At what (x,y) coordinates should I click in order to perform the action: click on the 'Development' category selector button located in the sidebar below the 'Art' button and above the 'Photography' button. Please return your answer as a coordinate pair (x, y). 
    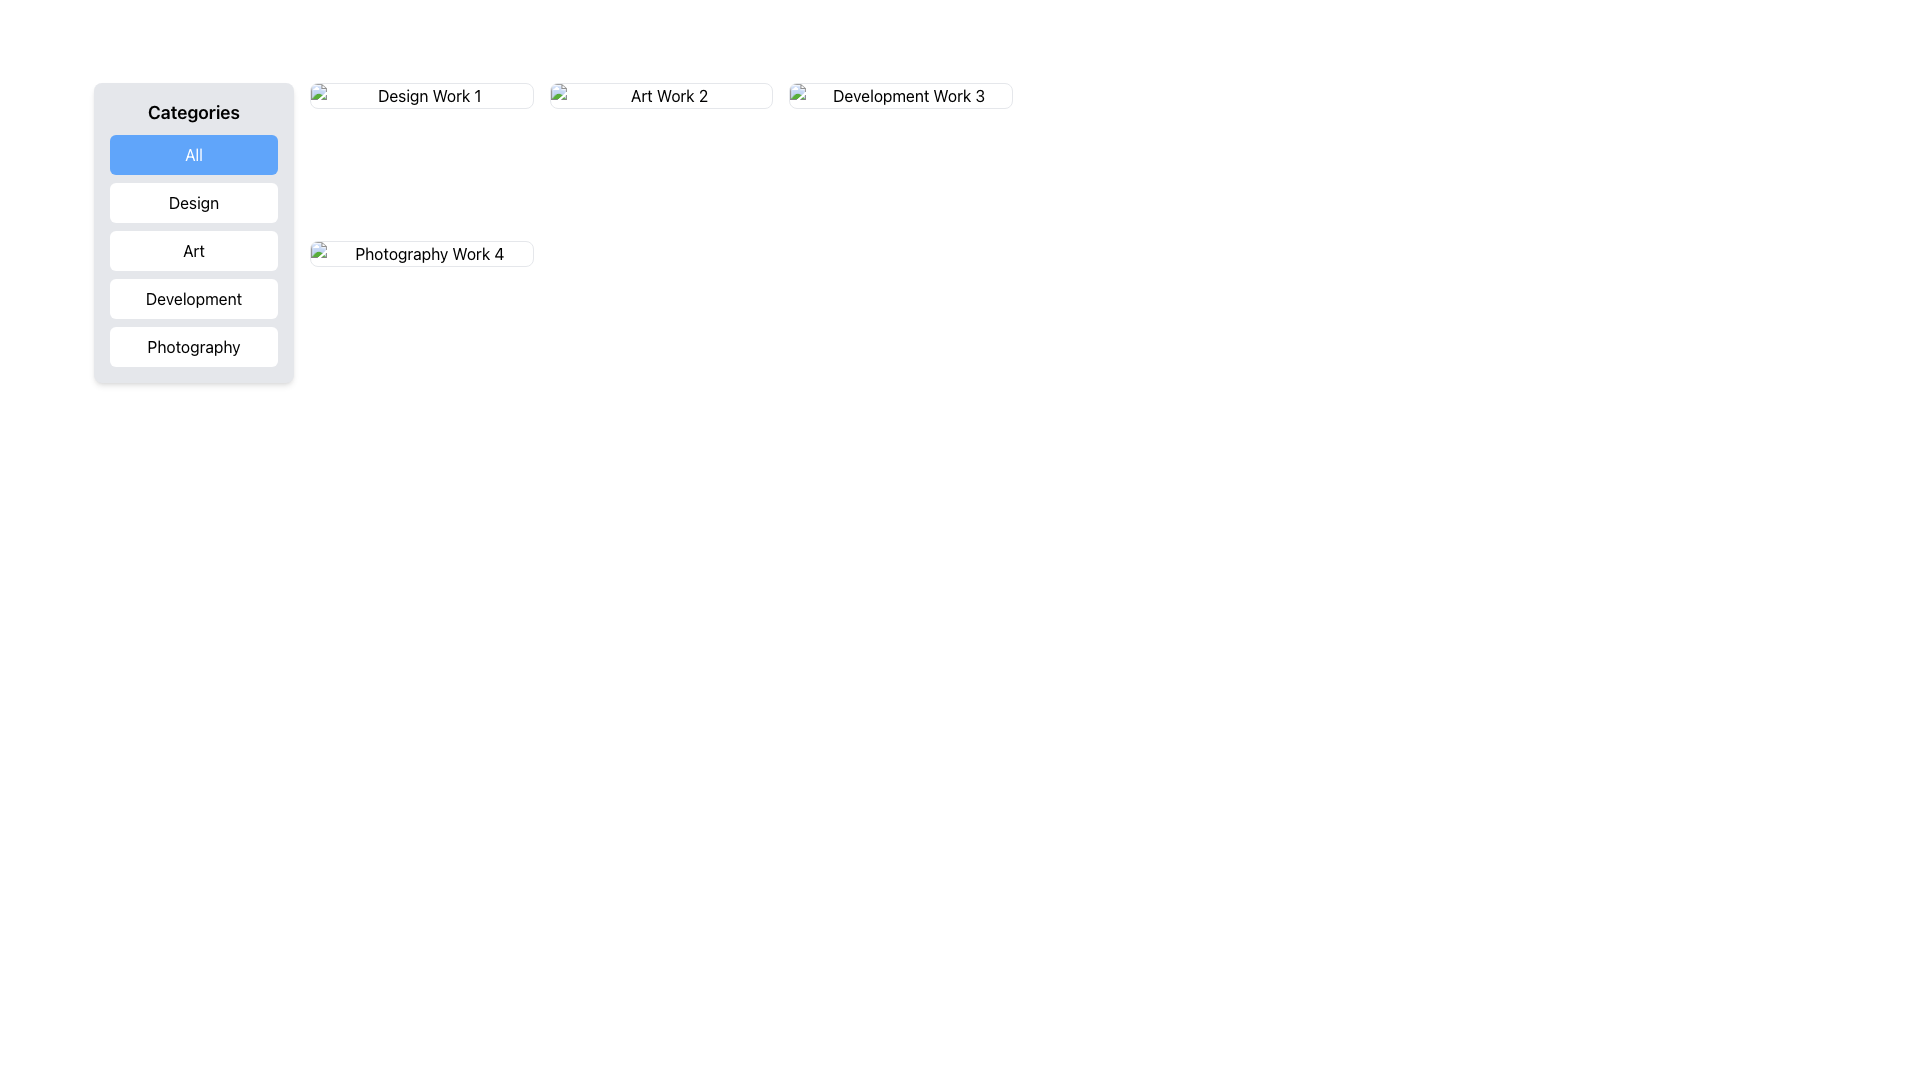
    Looking at the image, I should click on (193, 299).